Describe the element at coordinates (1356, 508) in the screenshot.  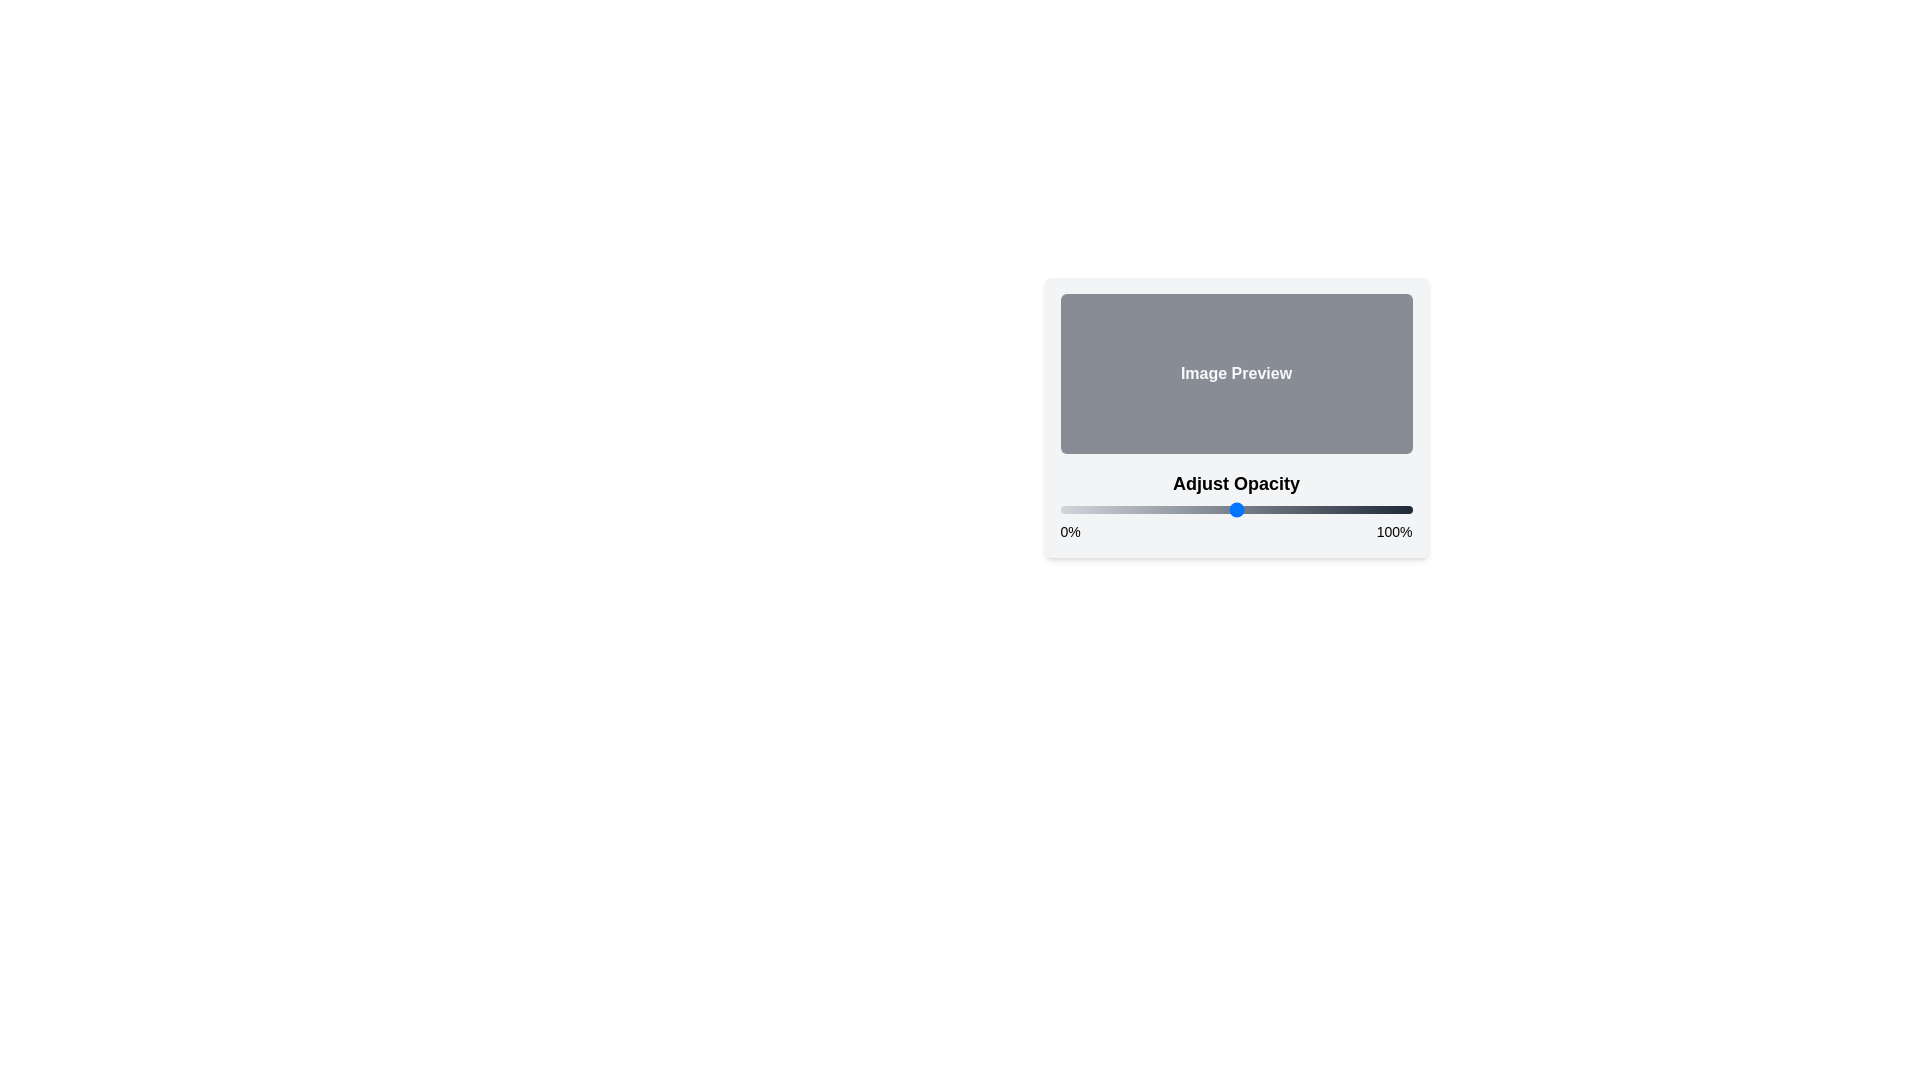
I see `slider value` at that location.